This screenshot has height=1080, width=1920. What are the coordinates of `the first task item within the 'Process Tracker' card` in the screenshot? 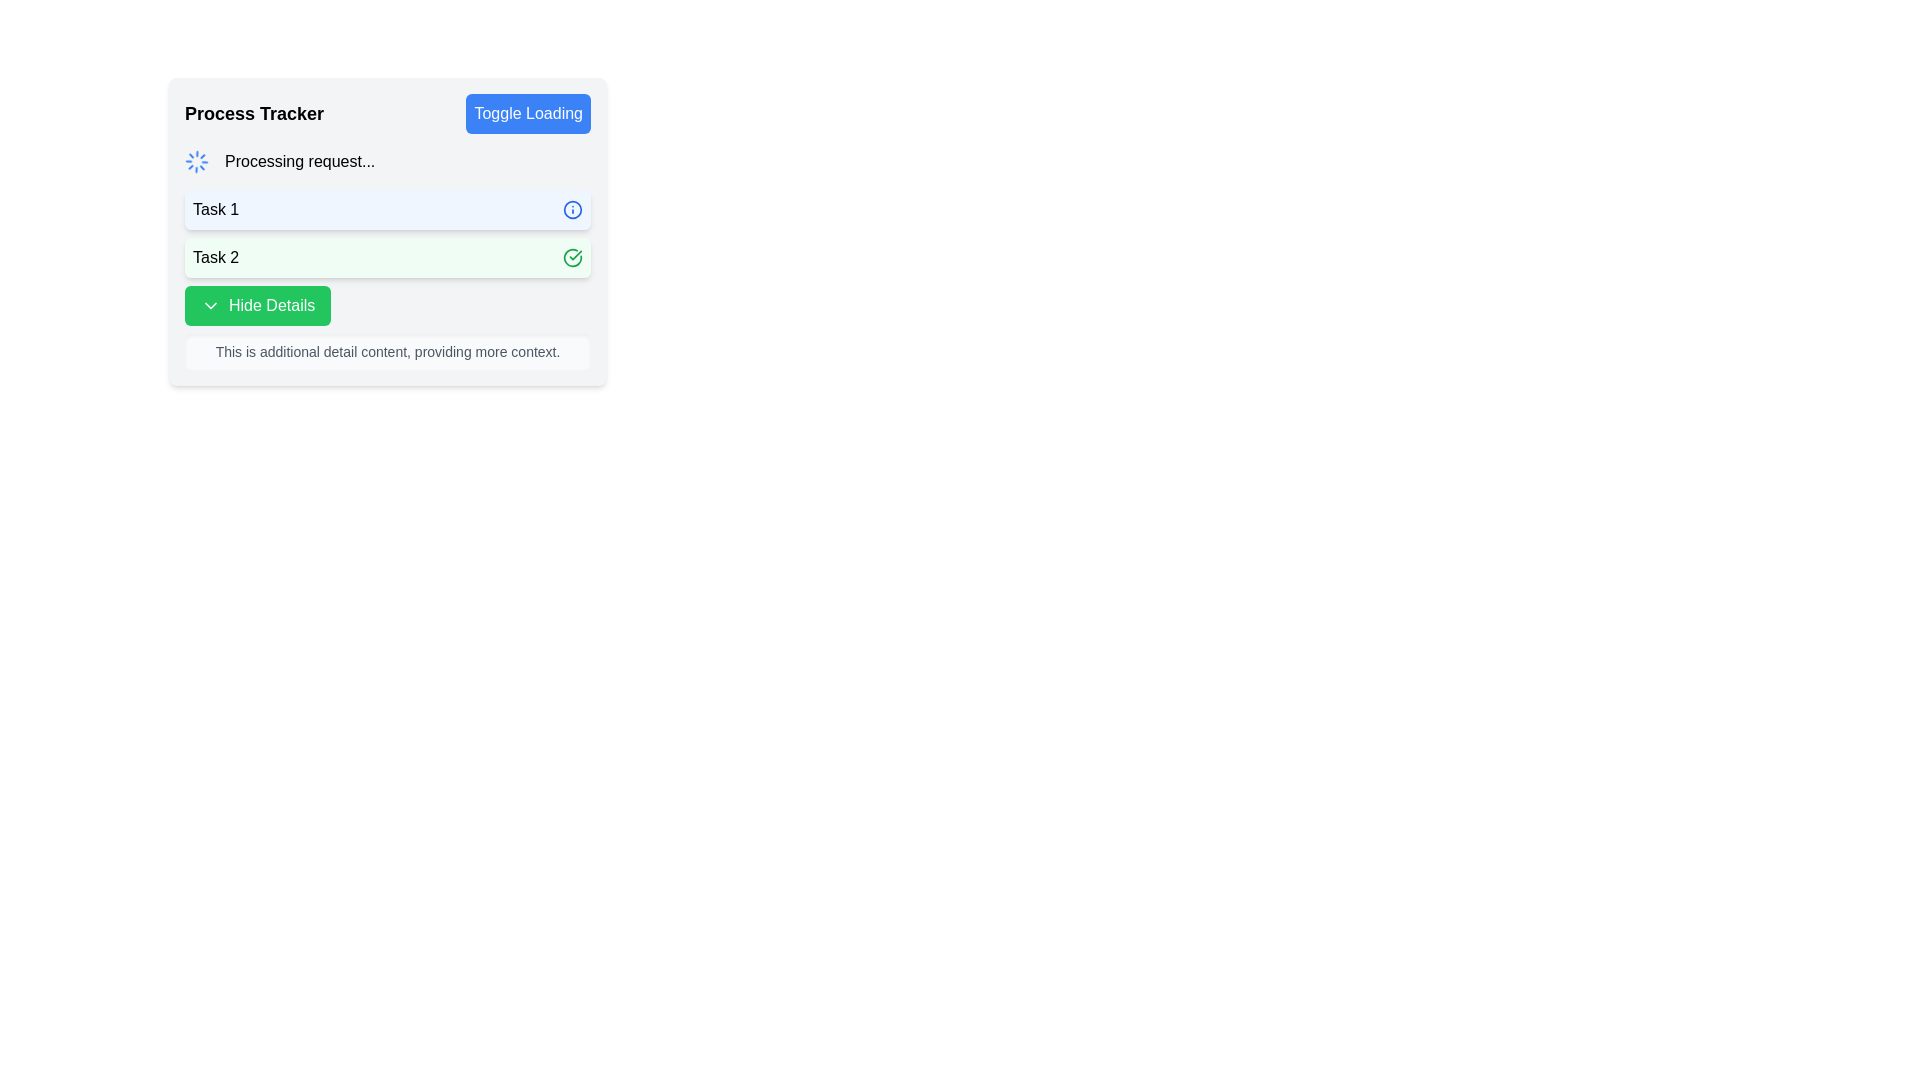 It's located at (388, 230).